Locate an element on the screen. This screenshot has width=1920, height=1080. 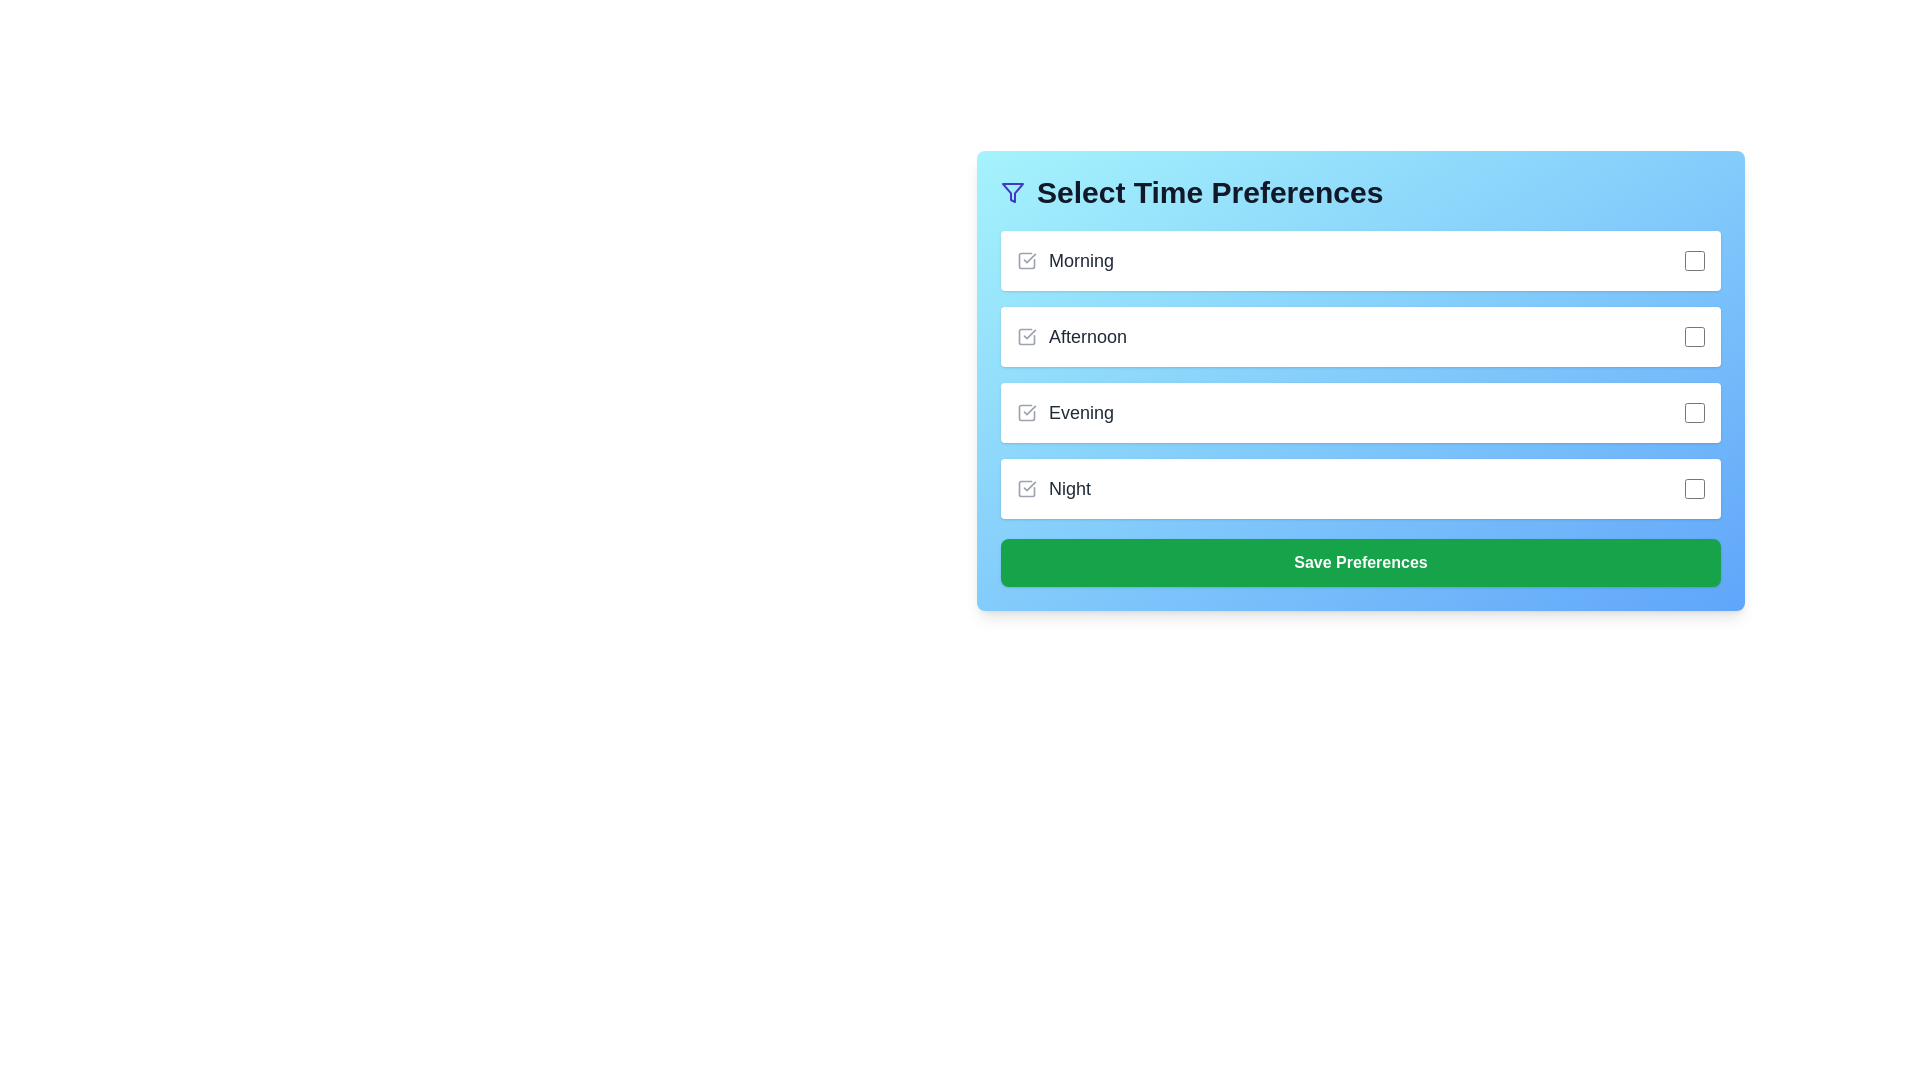
the text label that describes the time preference option, located adjacent to the checkbox in the topmost row of the settings menu titled 'Select Time Preferences.' is located at coordinates (1080, 260).